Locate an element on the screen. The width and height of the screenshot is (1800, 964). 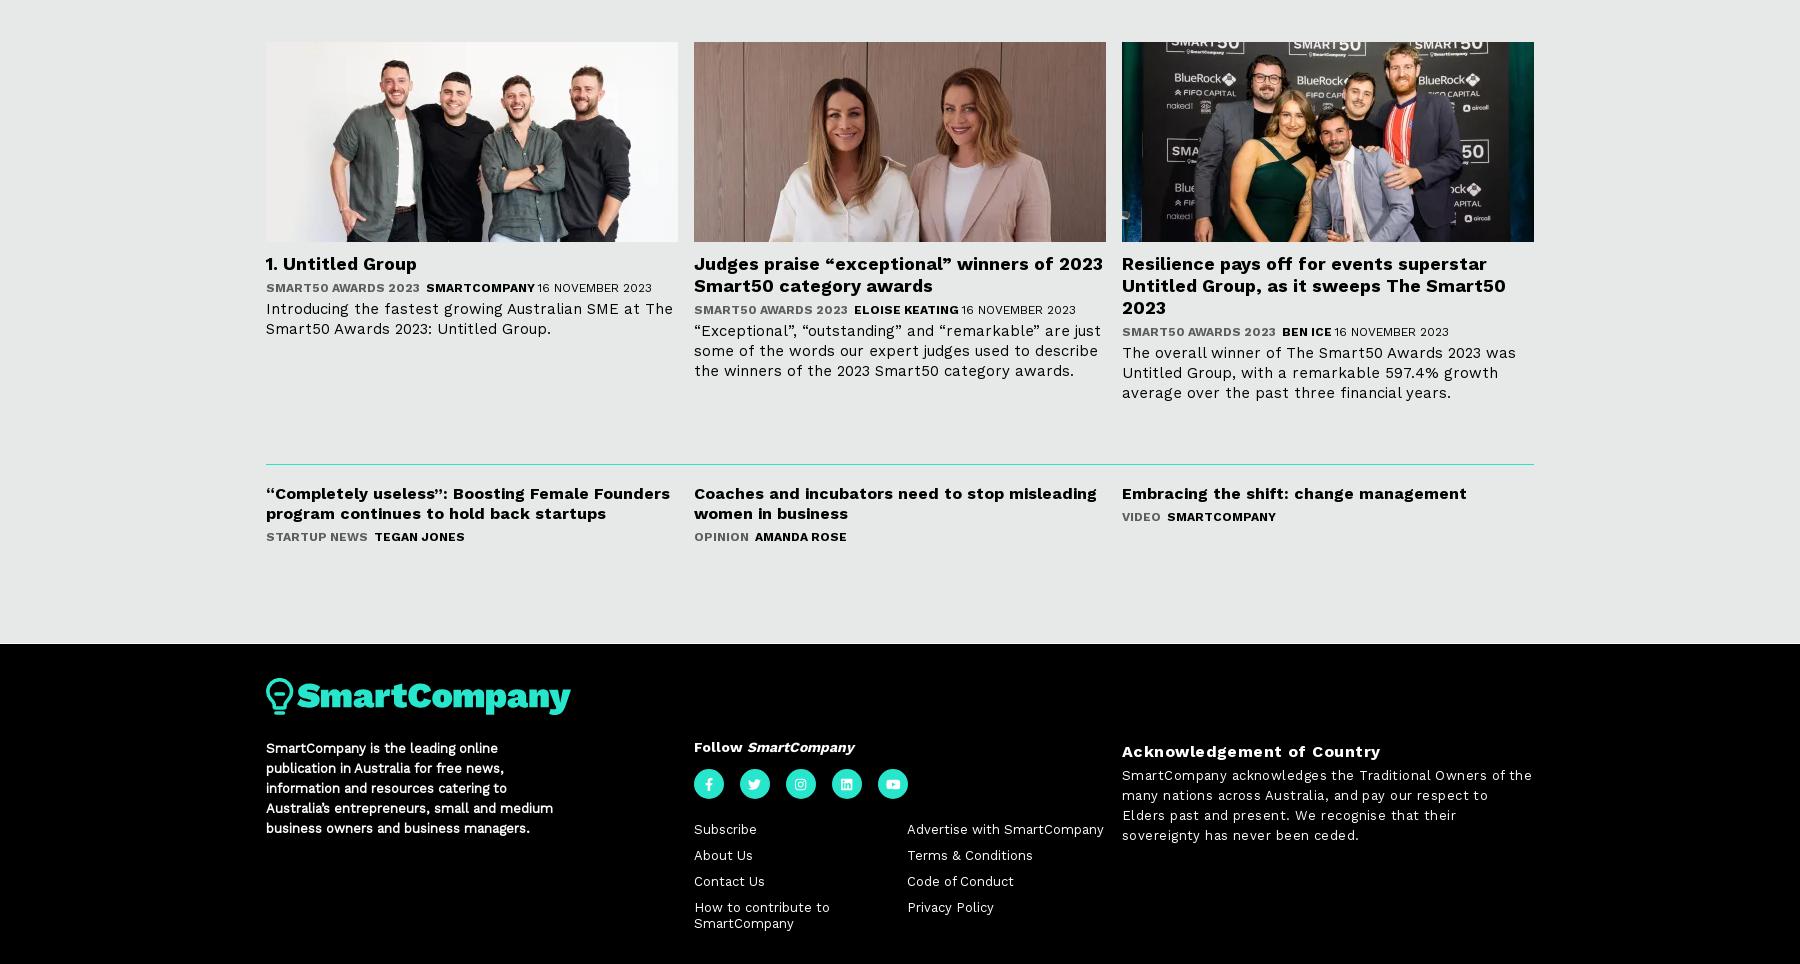
'Startup News' is located at coordinates (315, 537).